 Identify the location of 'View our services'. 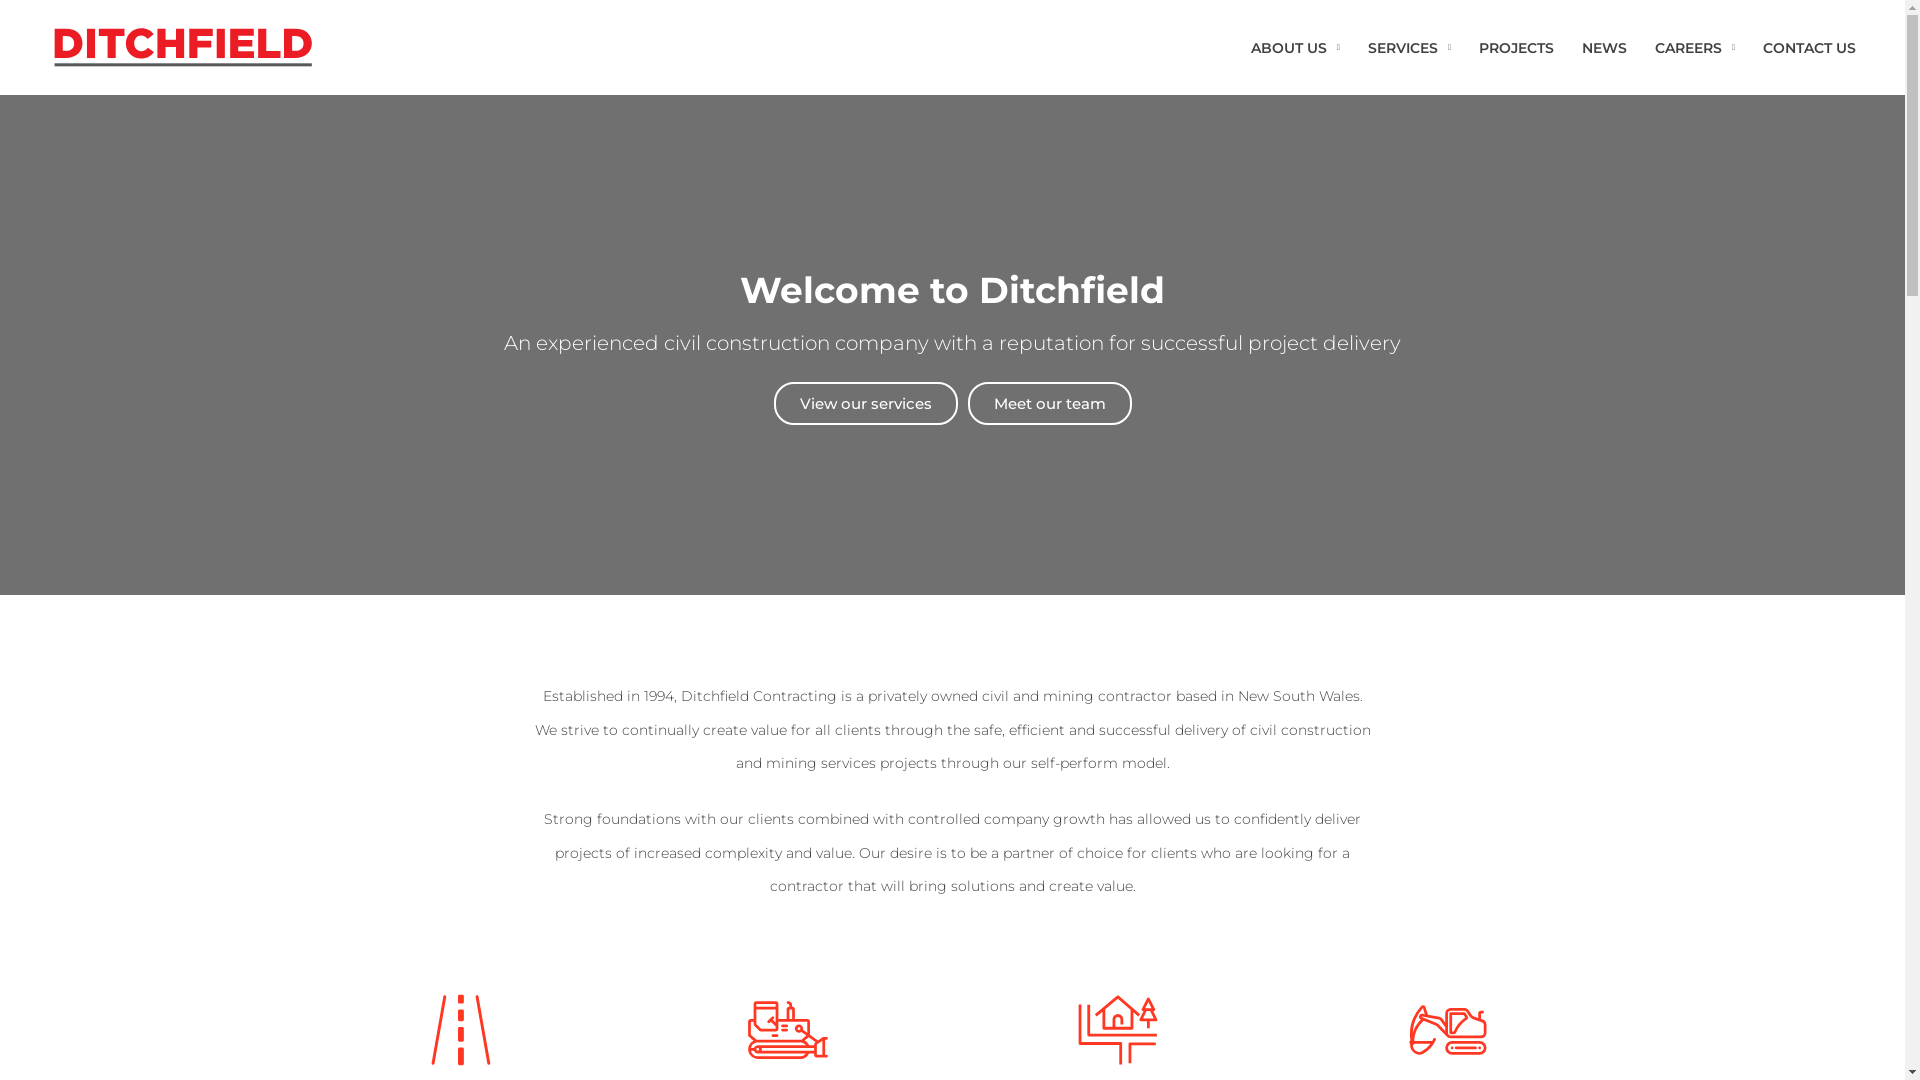
(865, 403).